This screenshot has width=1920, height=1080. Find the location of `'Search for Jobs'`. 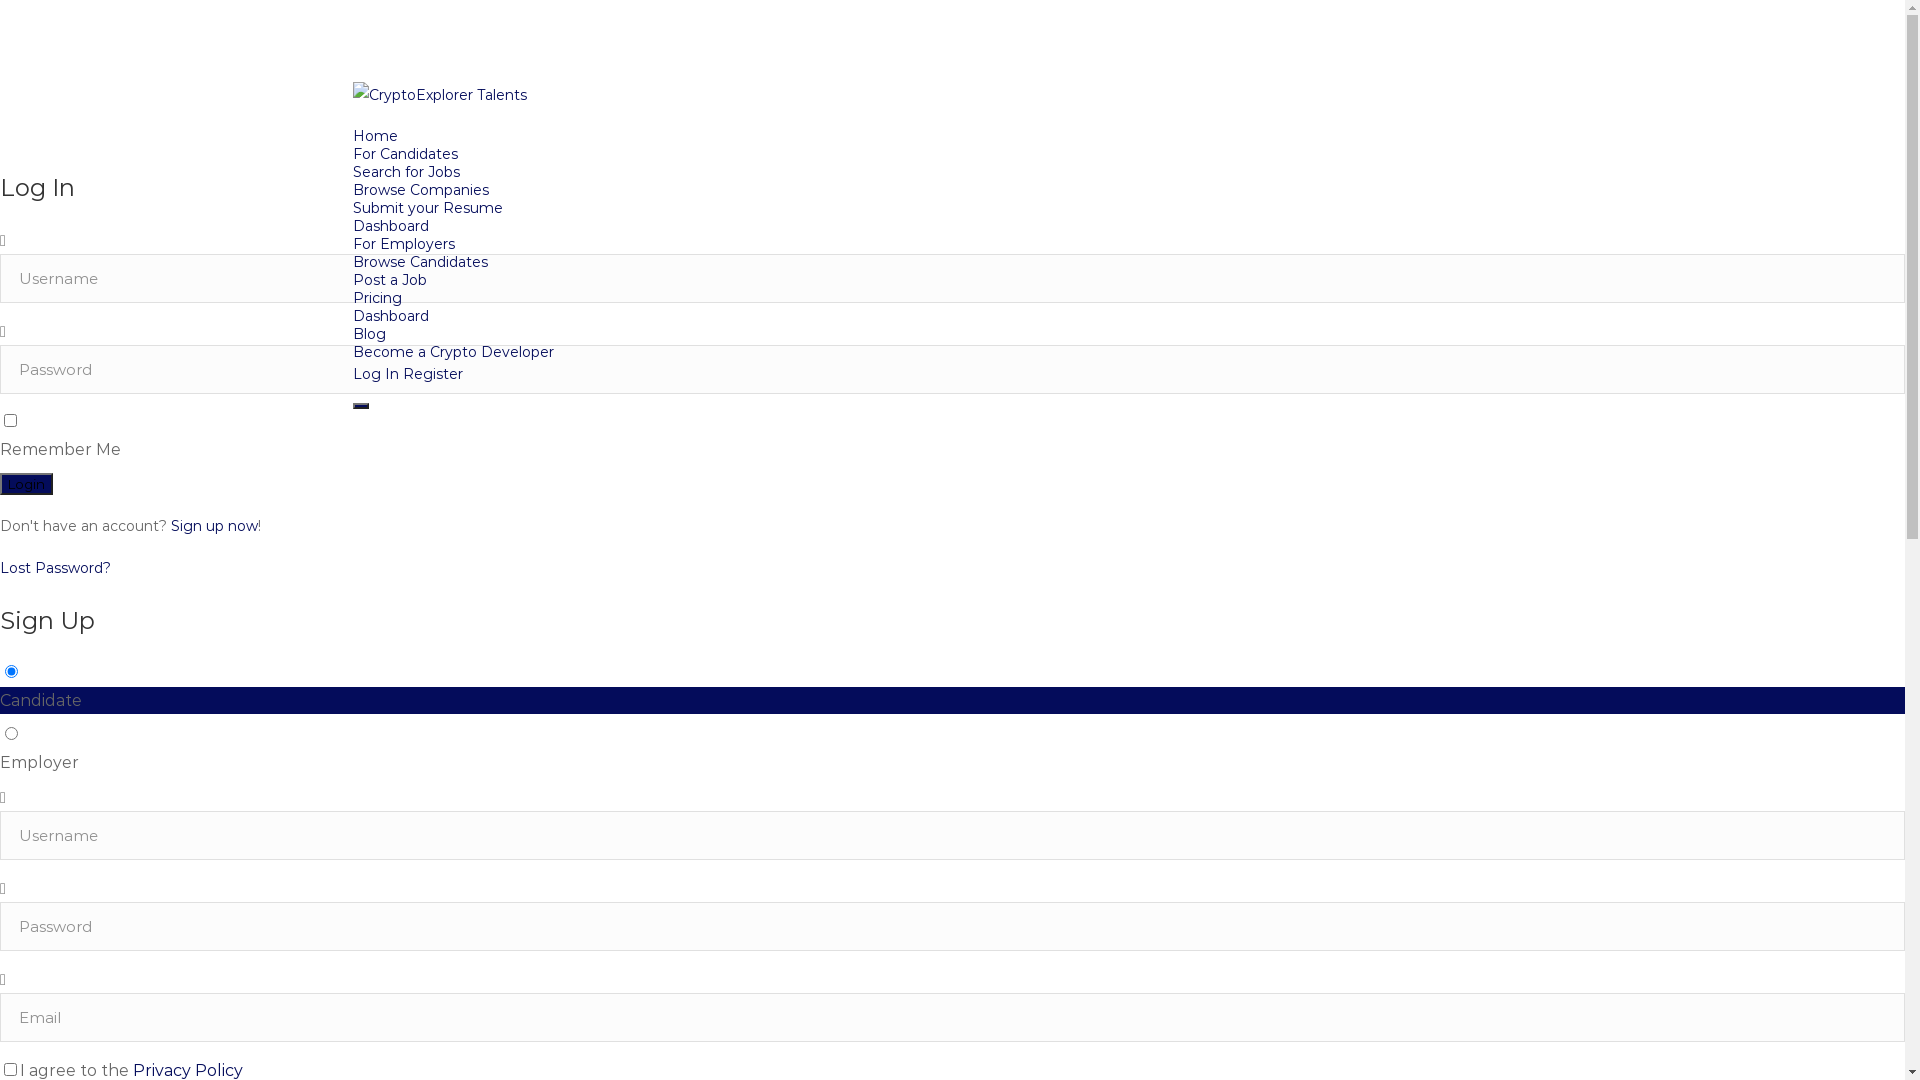

'Search for Jobs' is located at coordinates (404, 171).